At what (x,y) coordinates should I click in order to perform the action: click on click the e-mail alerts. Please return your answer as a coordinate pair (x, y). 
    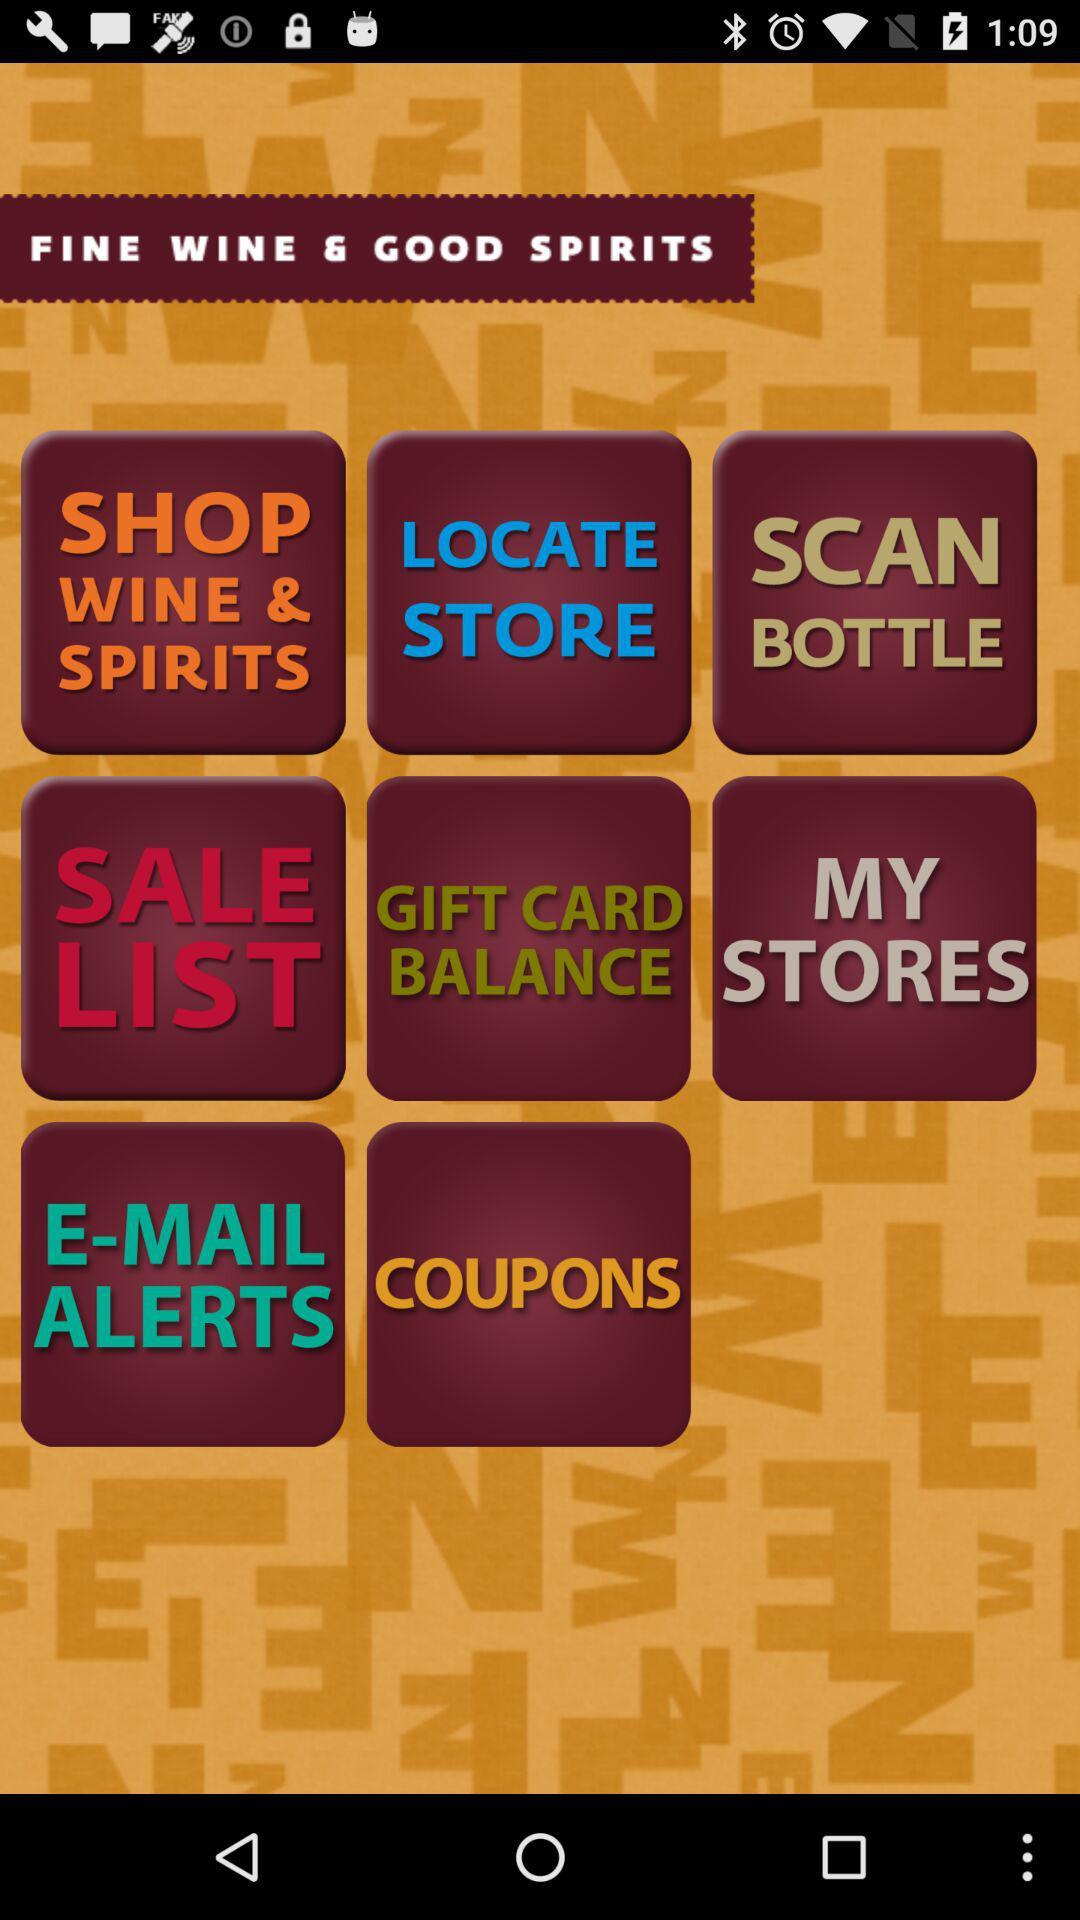
    Looking at the image, I should click on (183, 1284).